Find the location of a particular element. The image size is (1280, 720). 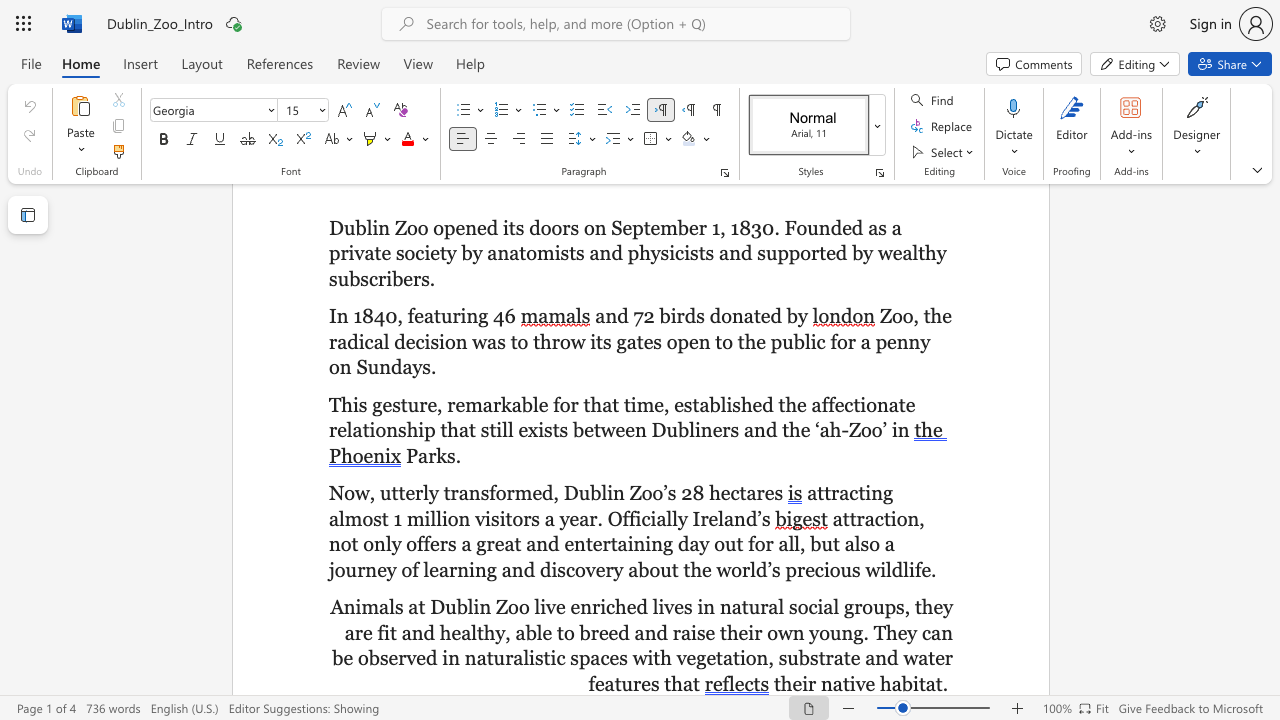

the subset text "their native h" within the text "their native habitat." is located at coordinates (772, 682).